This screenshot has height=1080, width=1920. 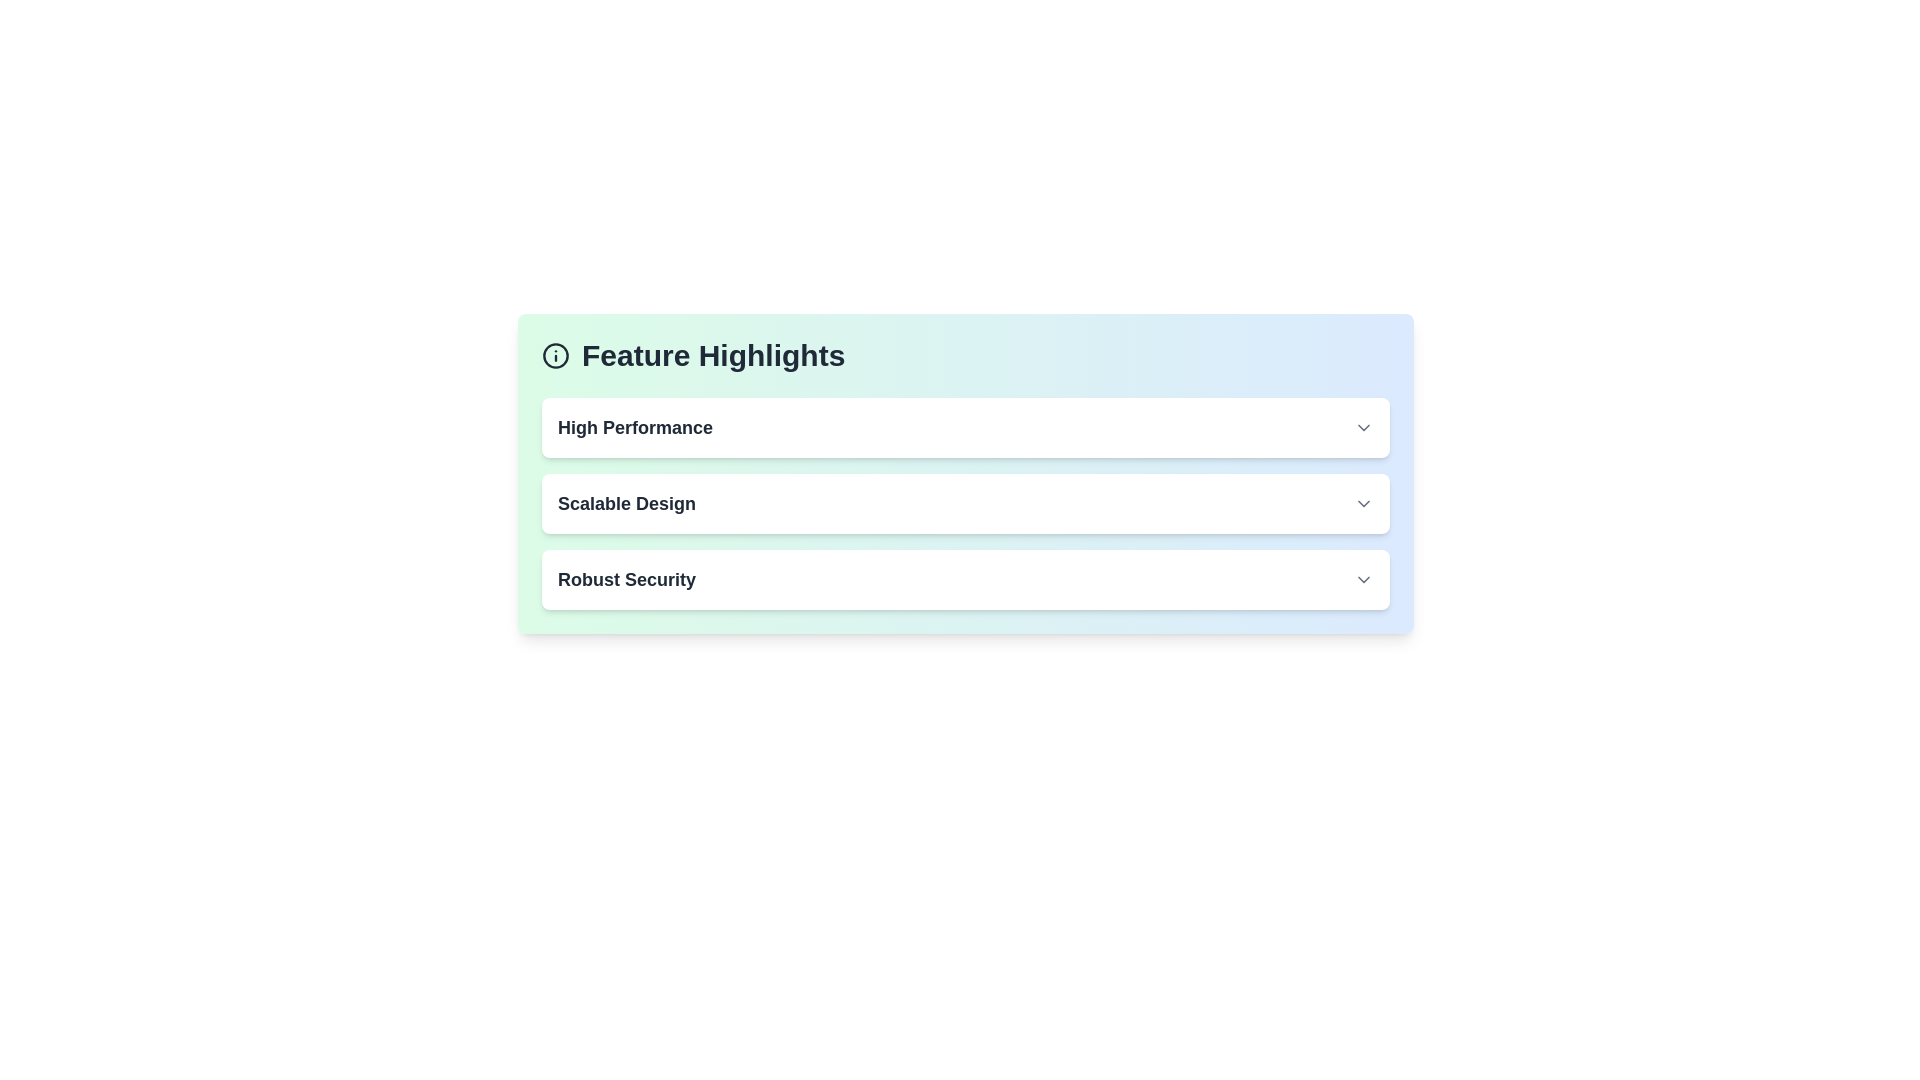 I want to click on the outlined circular icon with an 'i' symbol, which is located to the left of the 'Feature Highlights' text, as a visual cue, so click(x=556, y=354).